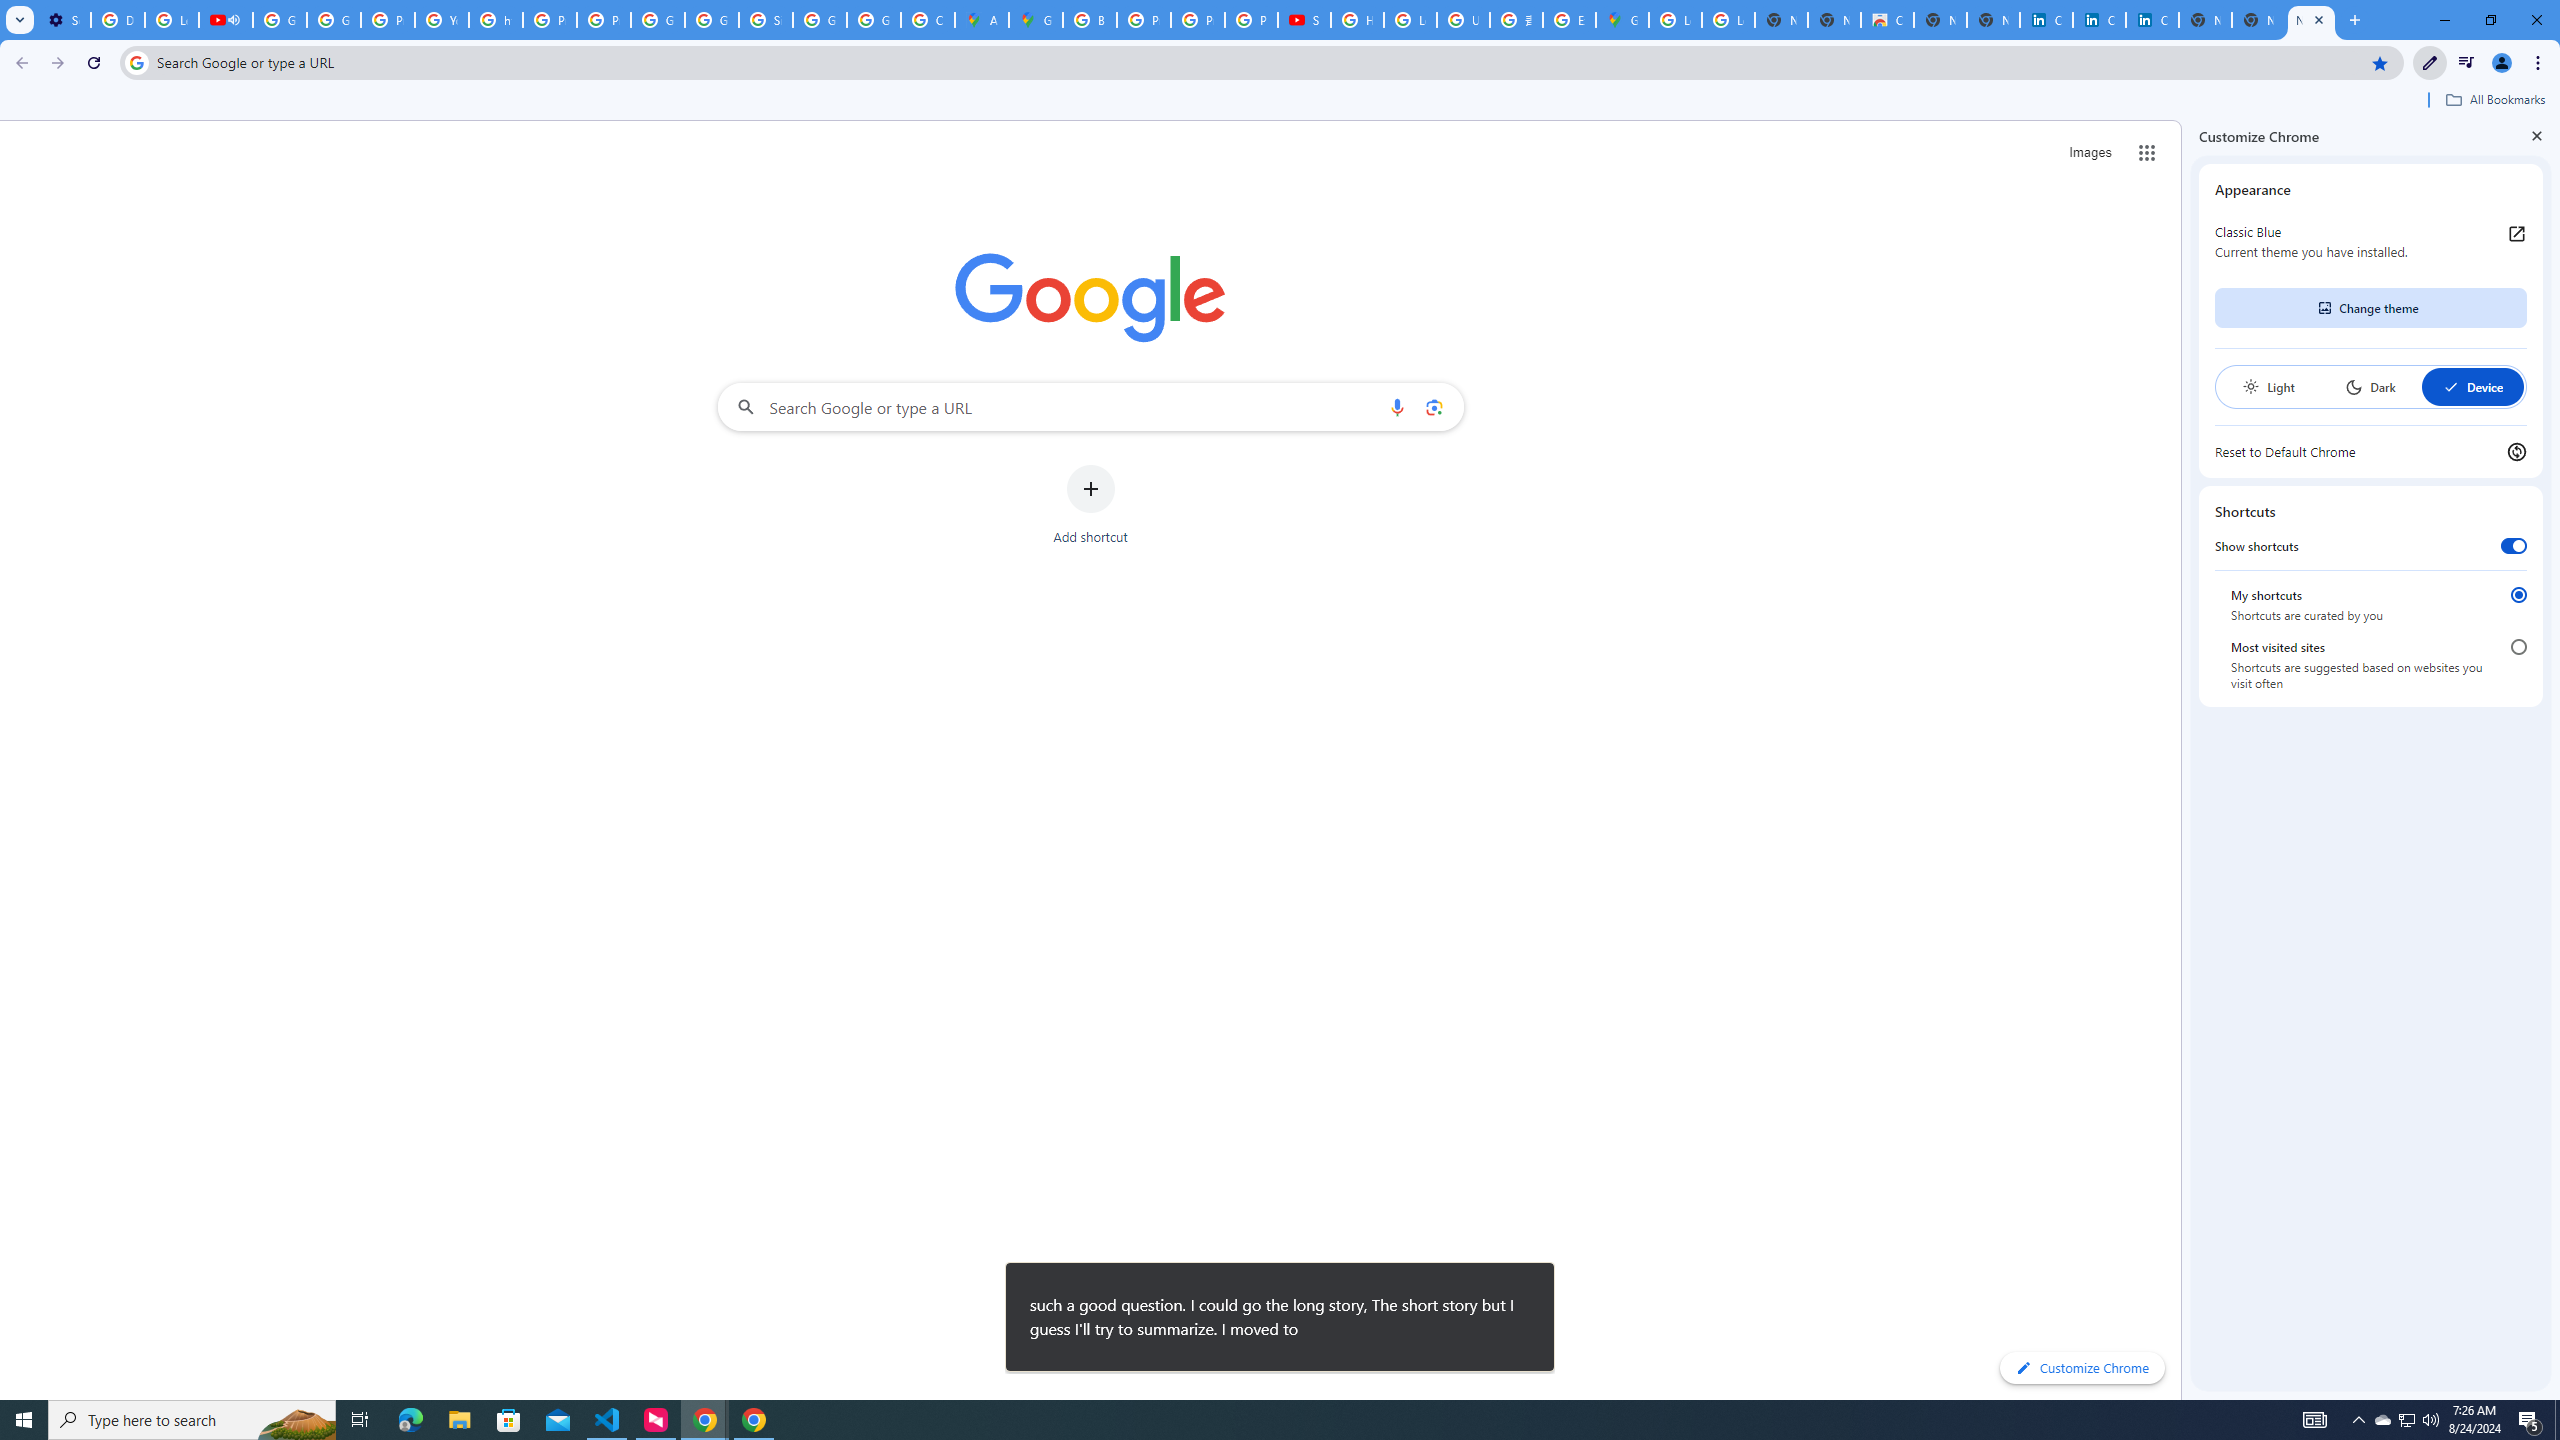  What do you see at coordinates (2152, 19) in the screenshot?
I see `'Copyright Policy'` at bounding box center [2152, 19].